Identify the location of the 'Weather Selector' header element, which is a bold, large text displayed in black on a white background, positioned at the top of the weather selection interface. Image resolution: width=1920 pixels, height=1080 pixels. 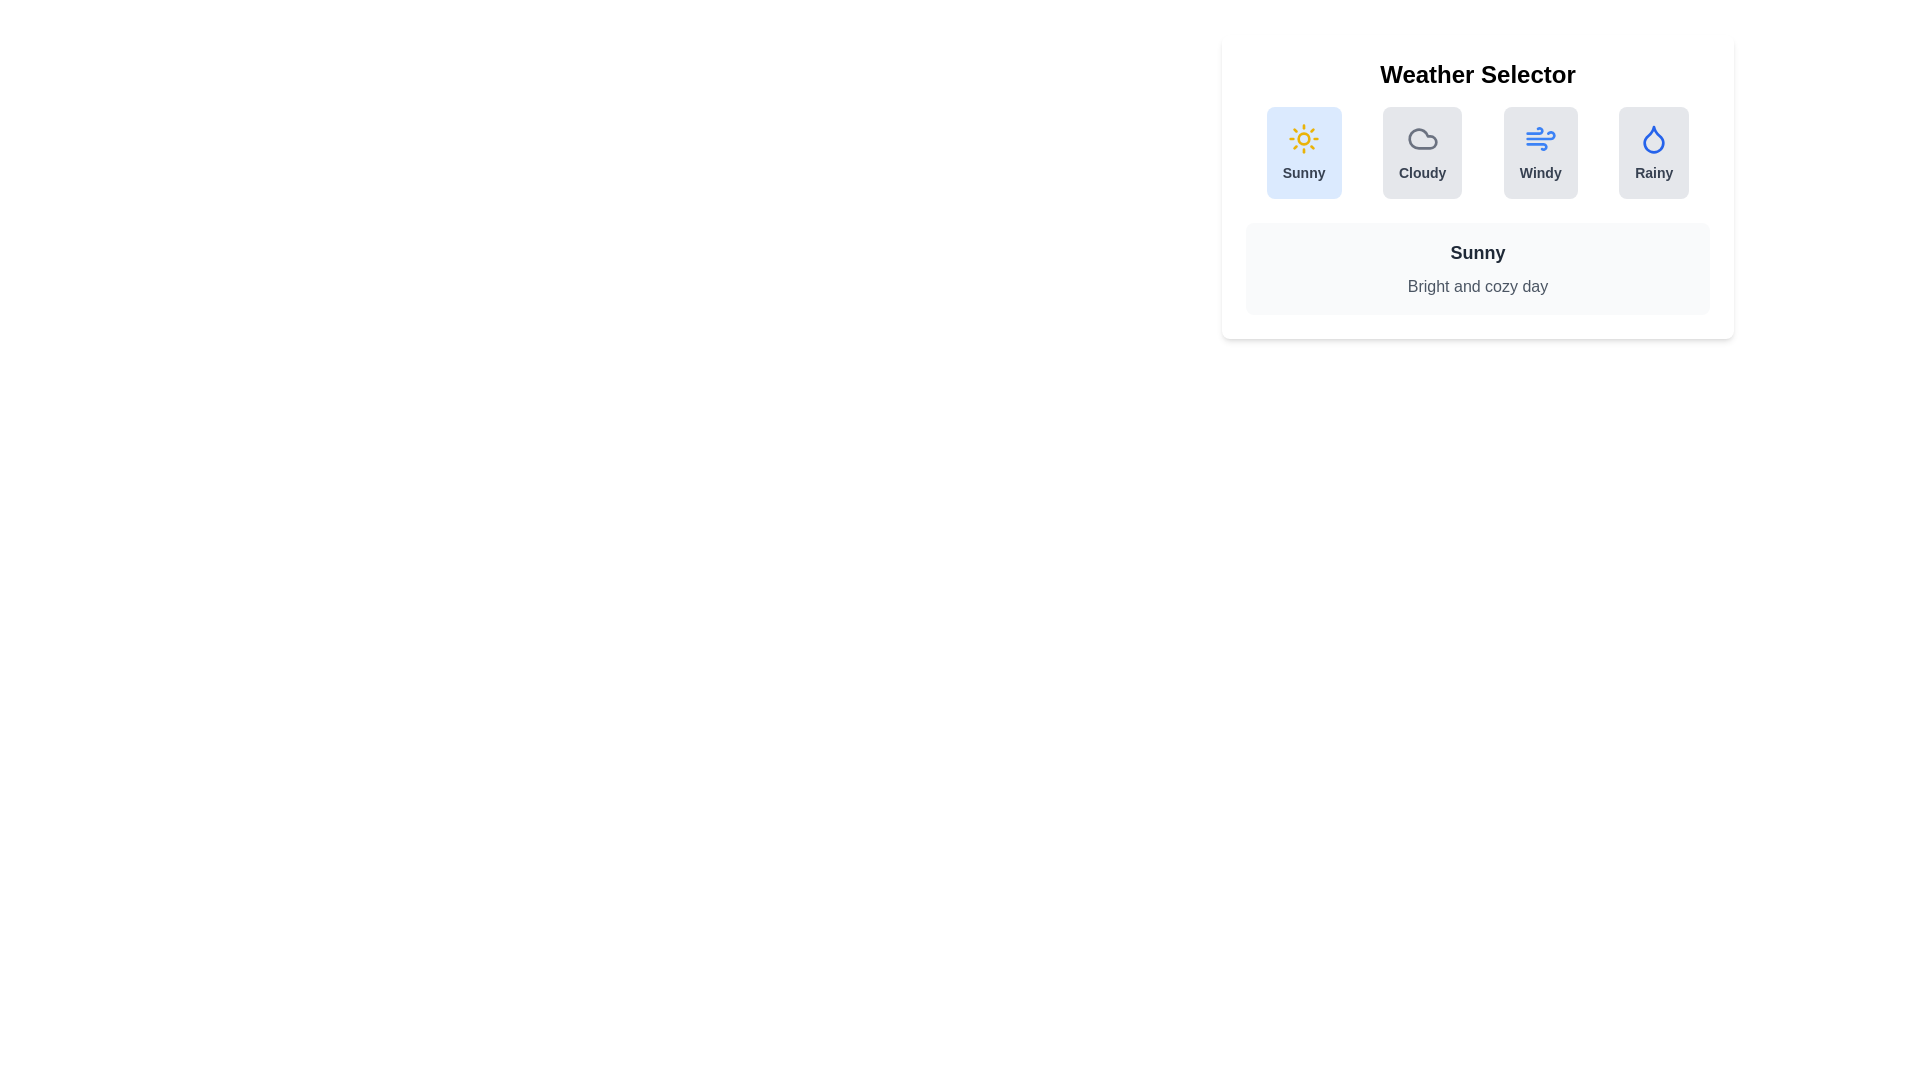
(1478, 73).